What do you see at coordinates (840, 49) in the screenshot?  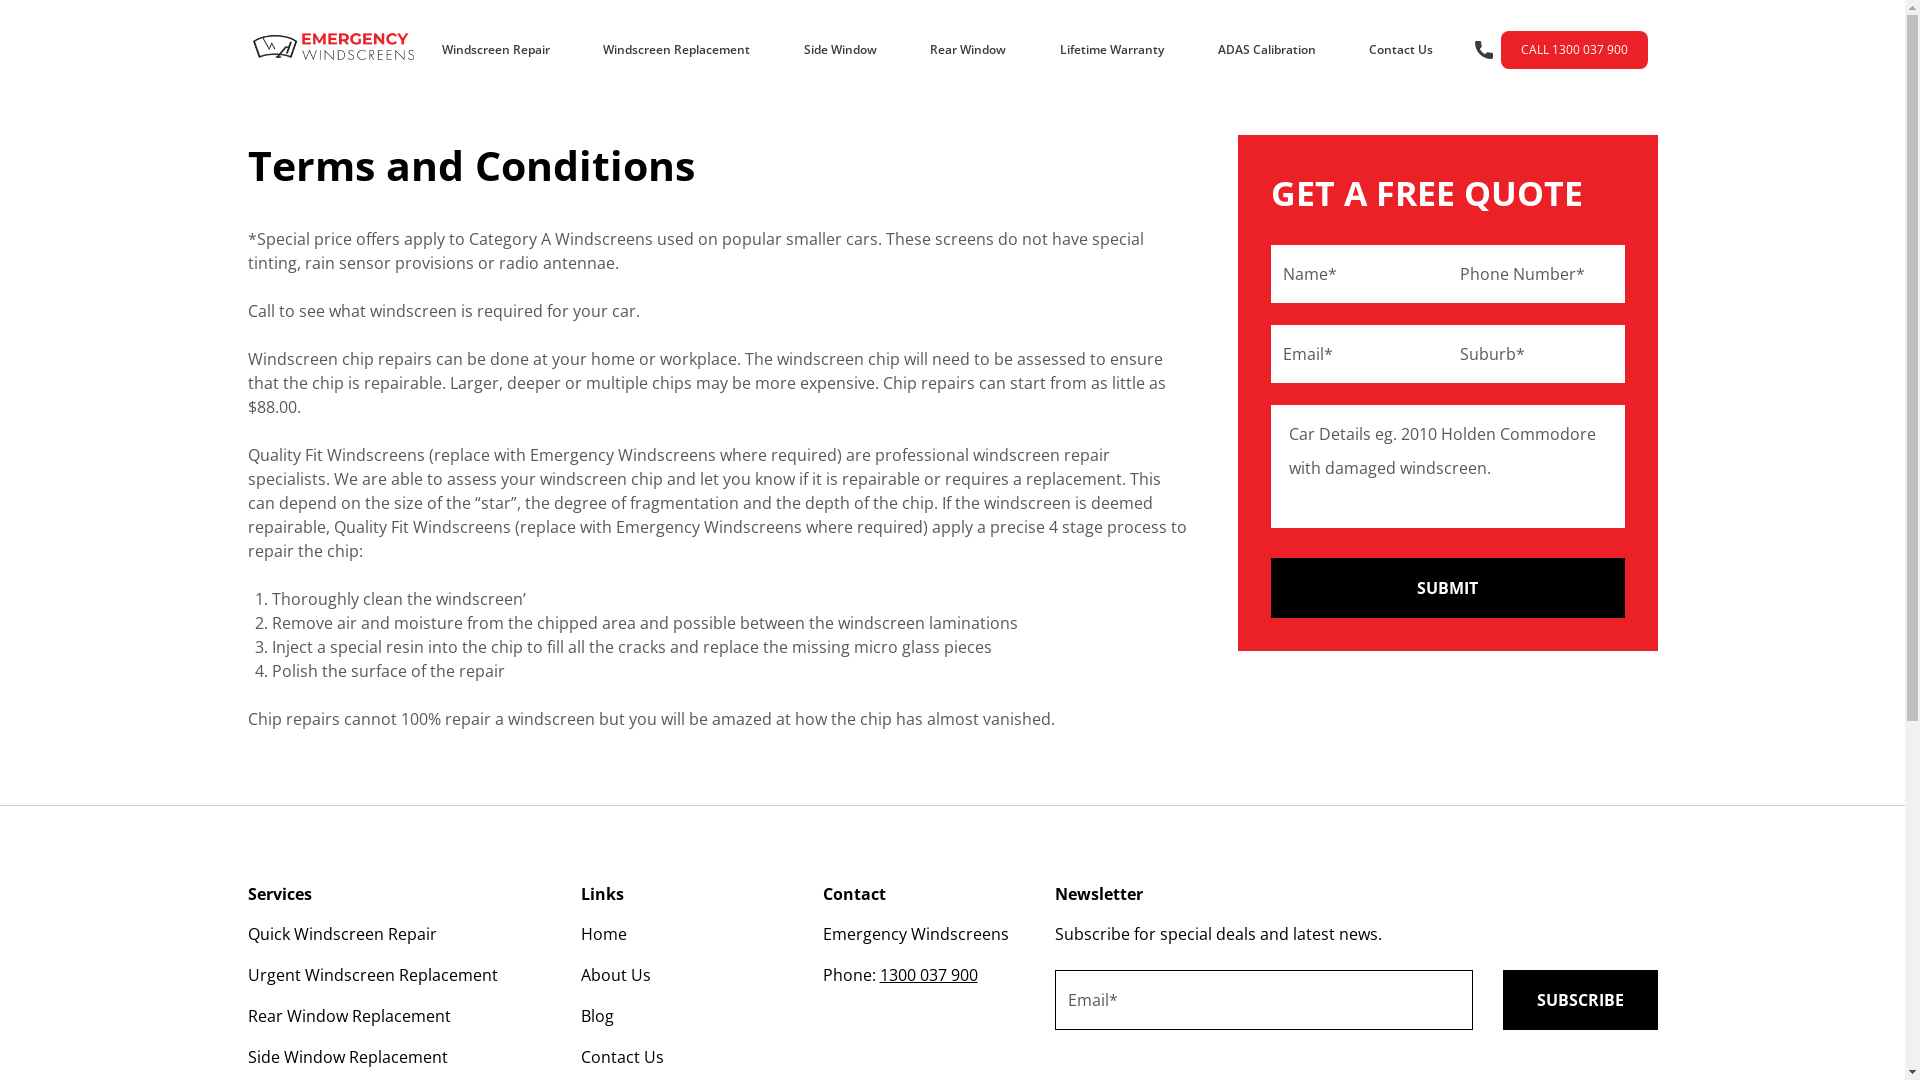 I see `'Side Window'` at bounding box center [840, 49].